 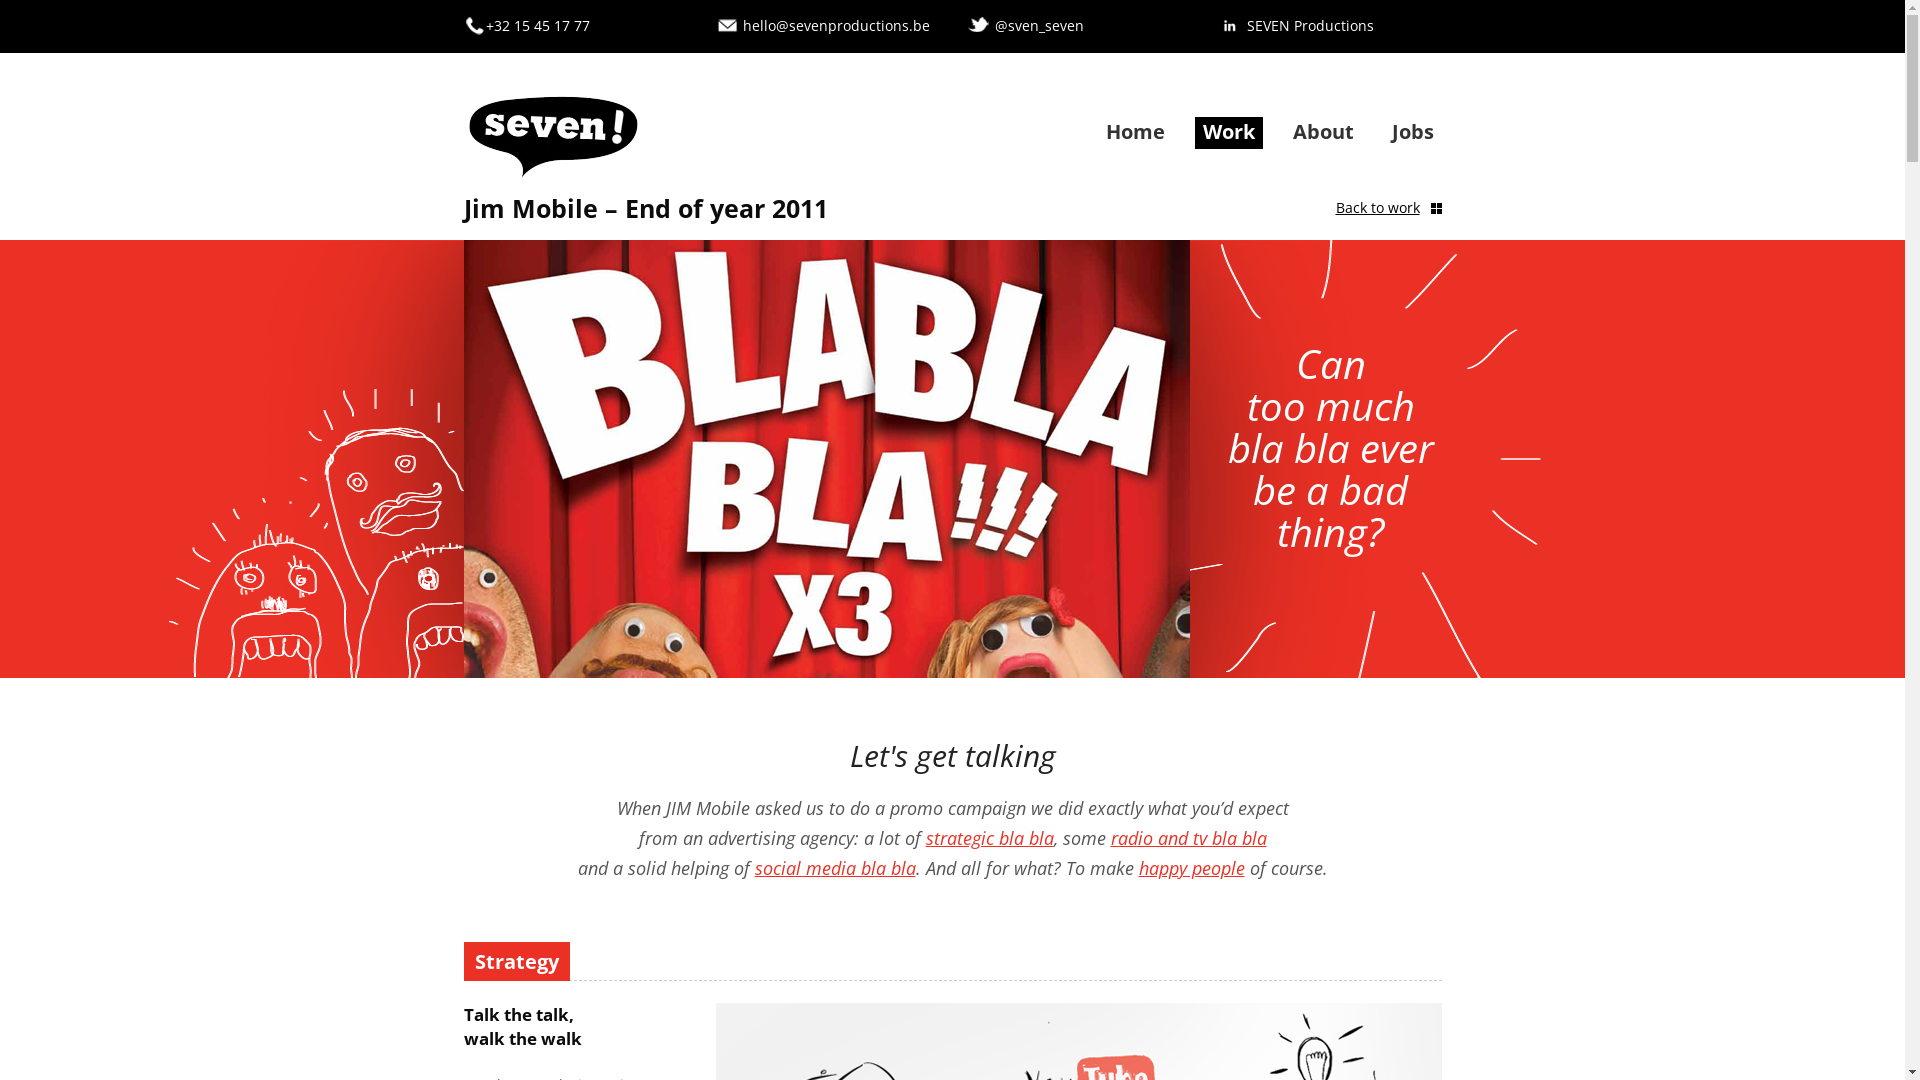 What do you see at coordinates (1309, 25) in the screenshot?
I see `'SEVEN Productions'` at bounding box center [1309, 25].